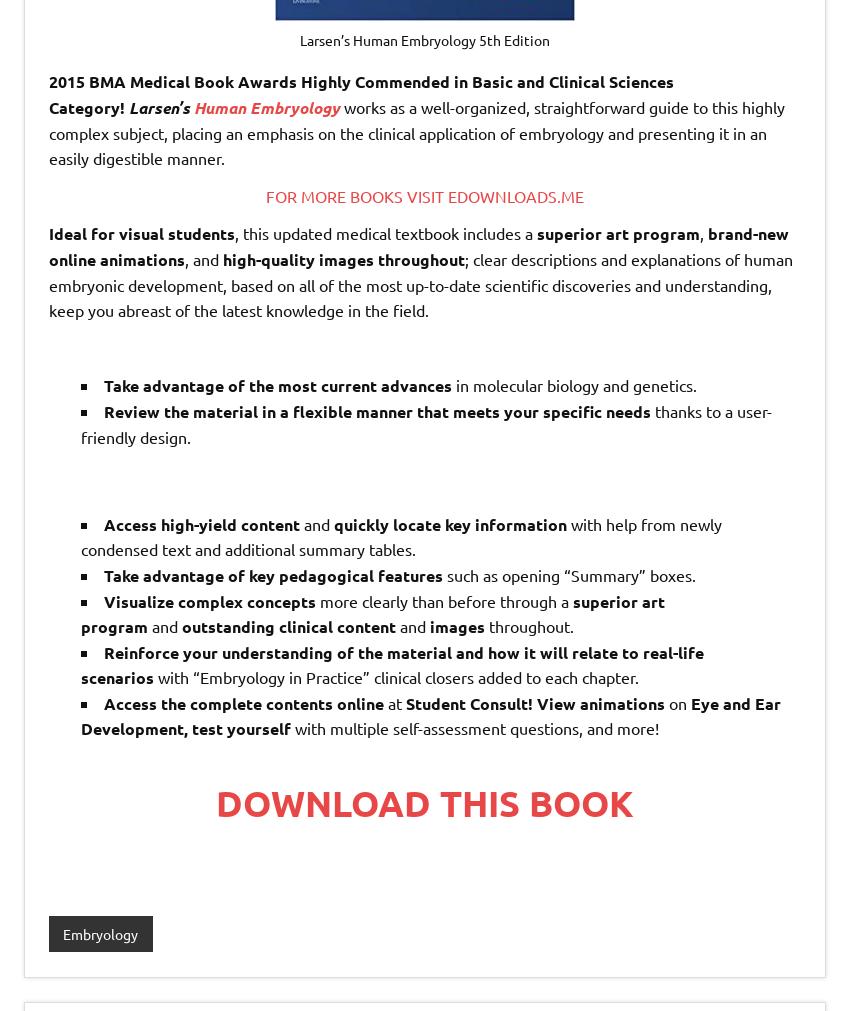 The image size is (850, 1011). Describe the element at coordinates (392, 664) in the screenshot. I see `'Reinforce your understanding of the material and how it will relate to real-life scenarios'` at that location.